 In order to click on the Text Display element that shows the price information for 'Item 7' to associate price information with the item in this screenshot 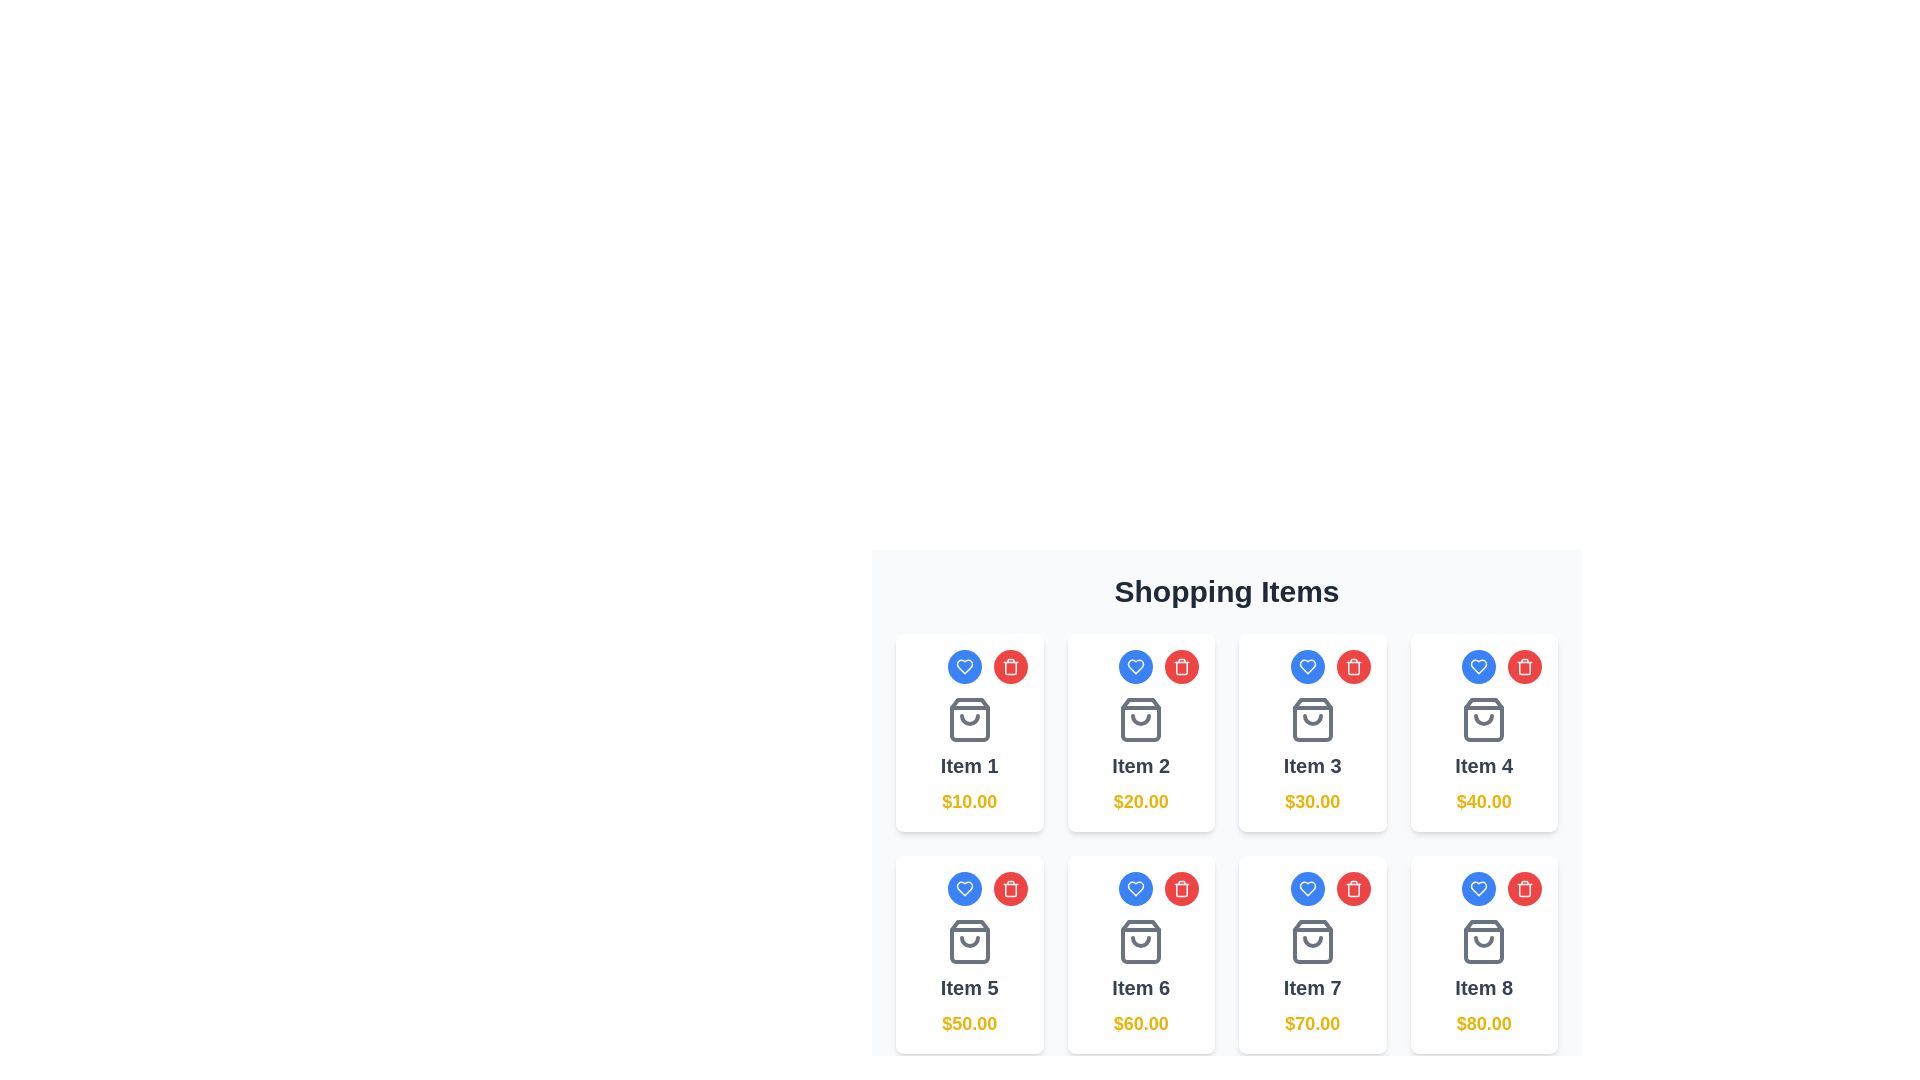, I will do `click(1312, 1023)`.